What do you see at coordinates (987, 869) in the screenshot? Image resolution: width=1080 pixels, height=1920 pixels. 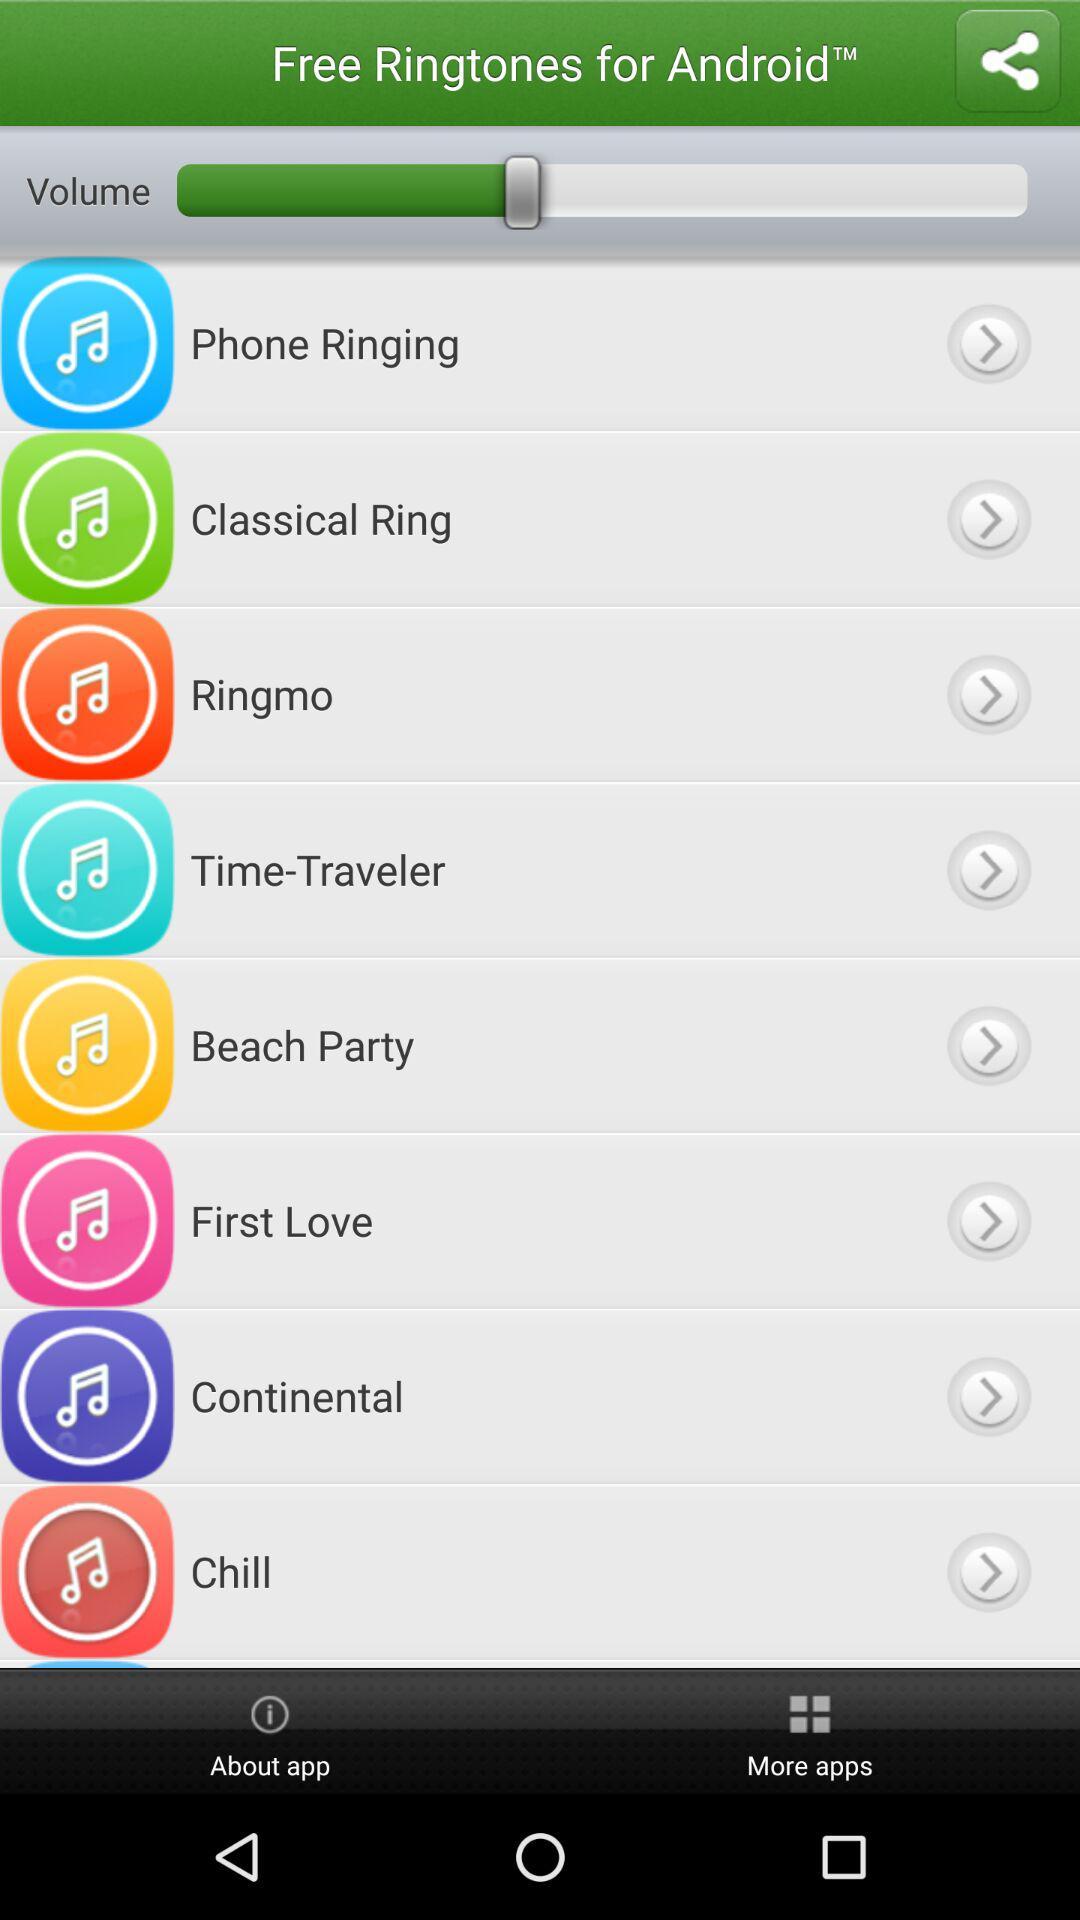 I see `ringtone` at bounding box center [987, 869].